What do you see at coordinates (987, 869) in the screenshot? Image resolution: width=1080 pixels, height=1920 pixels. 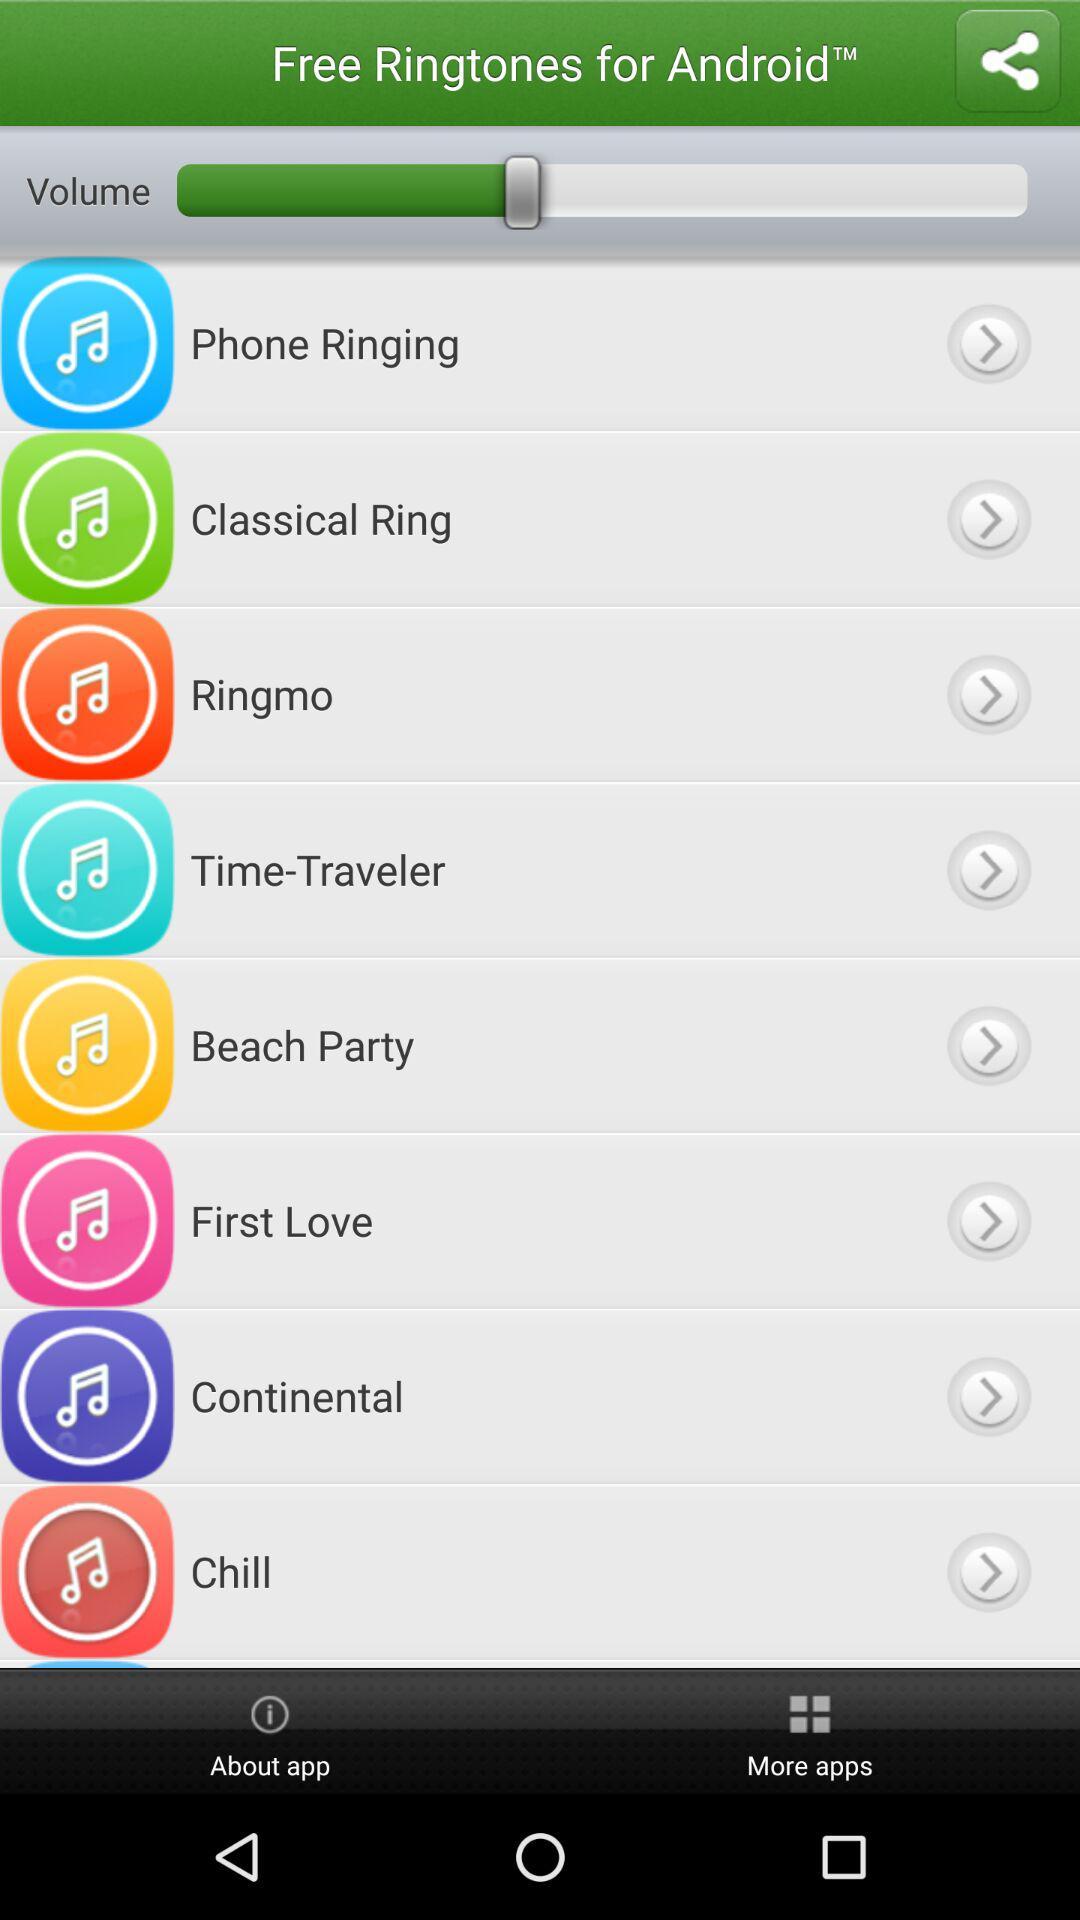 I see `ringtone` at bounding box center [987, 869].